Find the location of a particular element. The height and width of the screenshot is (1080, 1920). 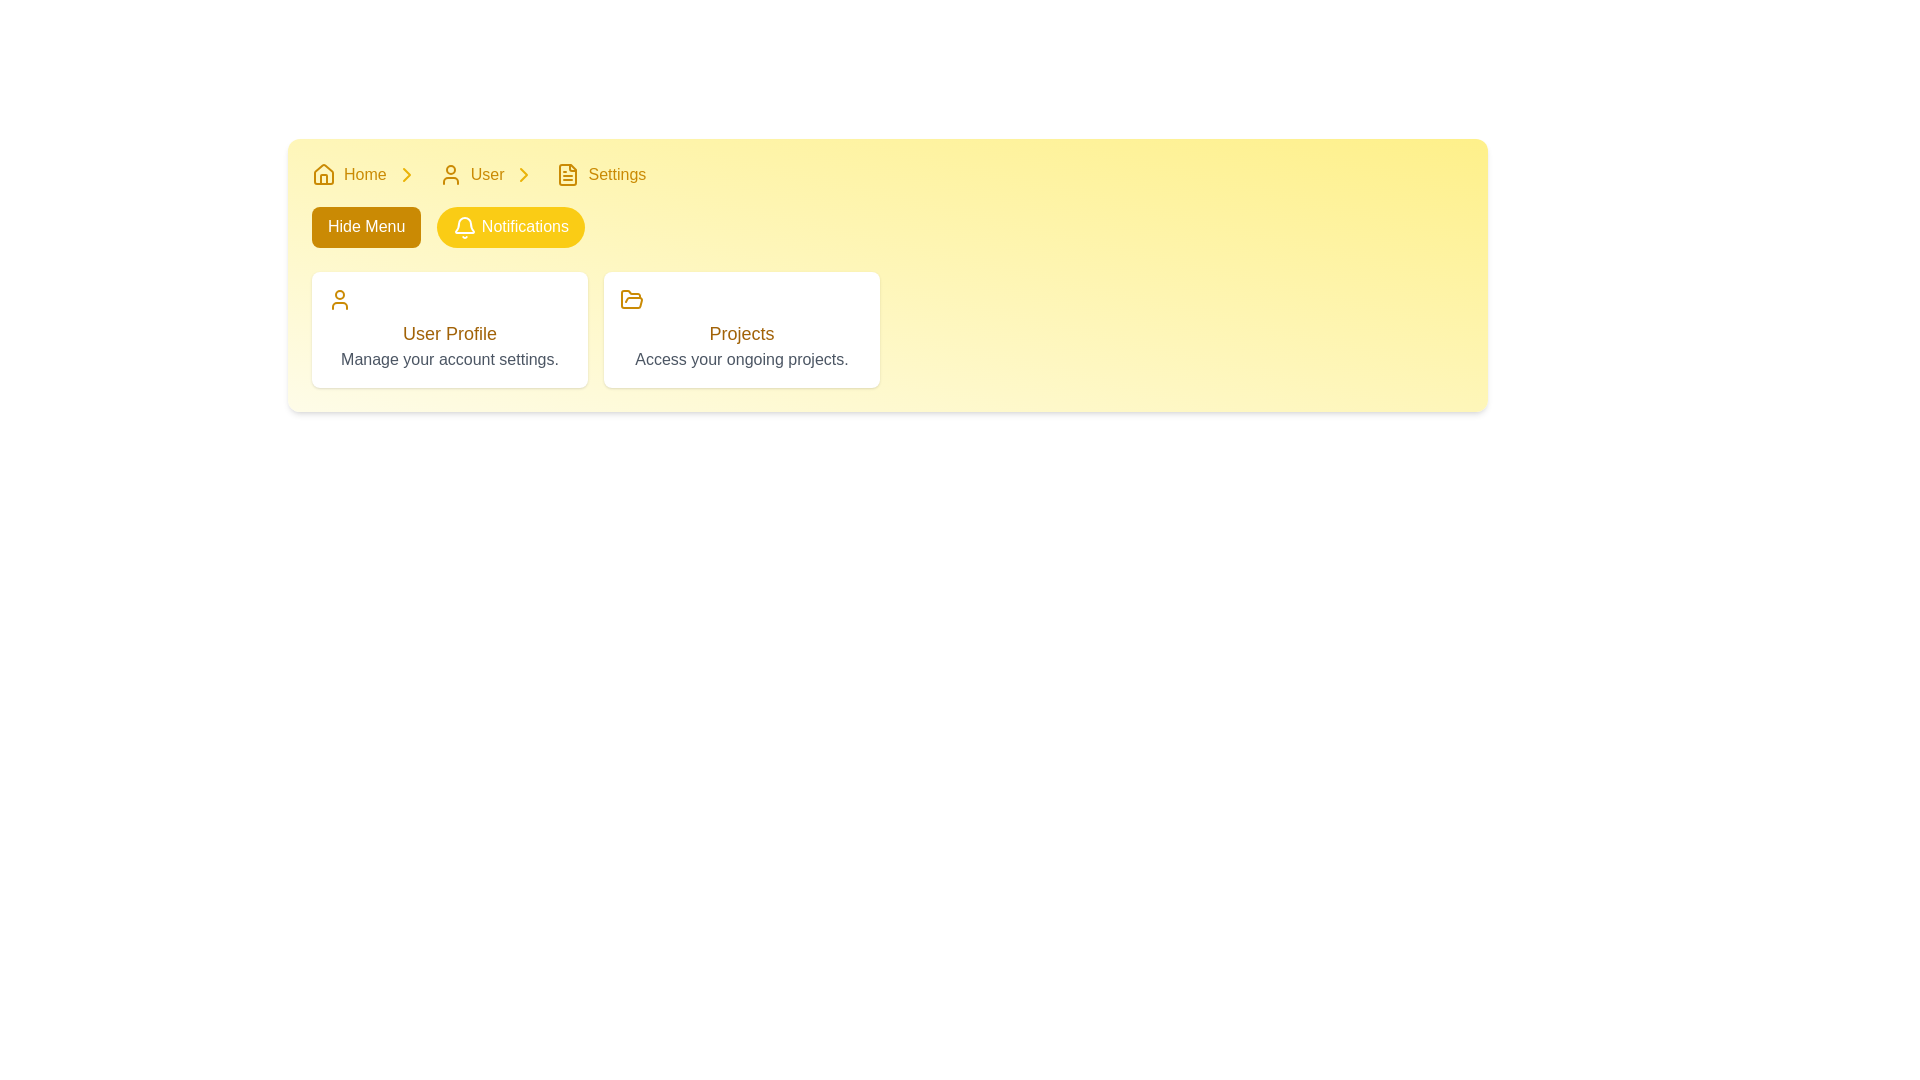

the bright yellow chevron icon located in the breadcrumb navigation bar, positioned between the 'Home' and 'User' link texts is located at coordinates (405, 173).